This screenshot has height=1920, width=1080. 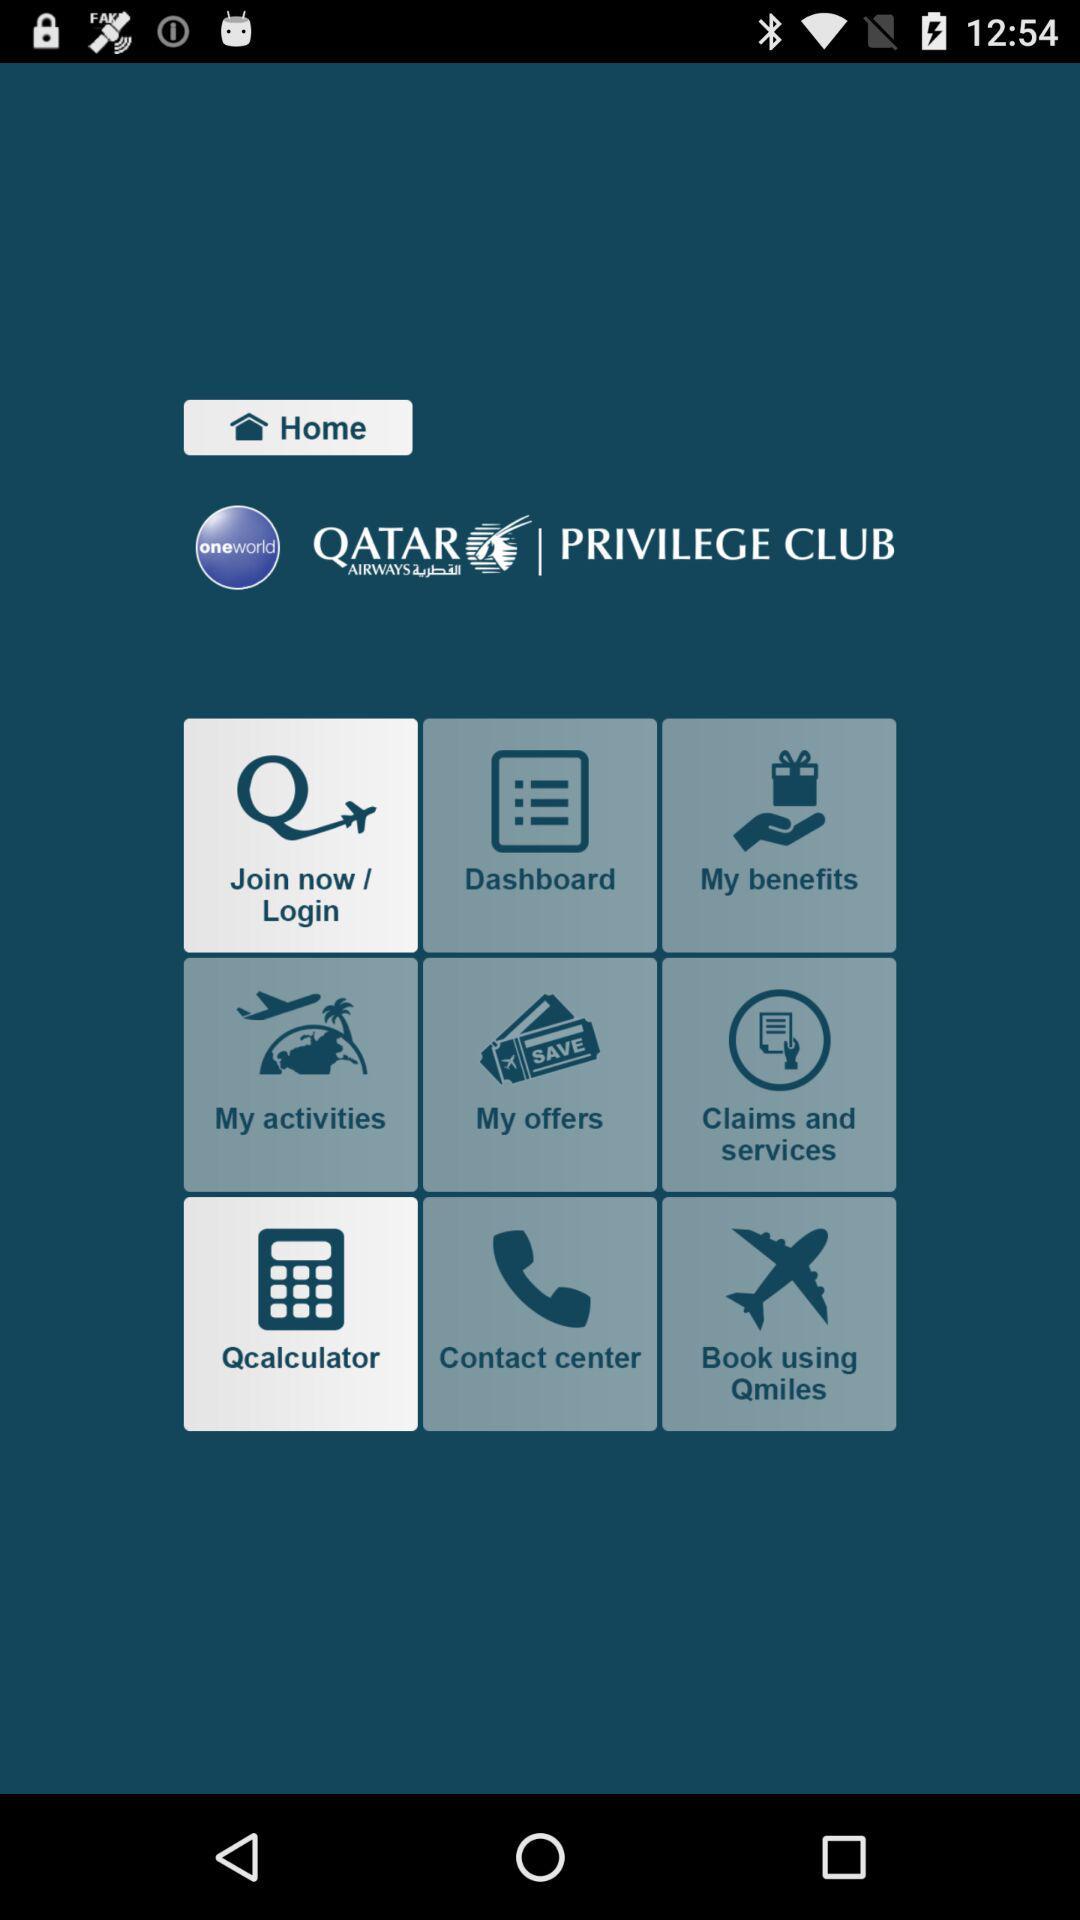 I want to click on contact the help center, so click(x=540, y=1314).